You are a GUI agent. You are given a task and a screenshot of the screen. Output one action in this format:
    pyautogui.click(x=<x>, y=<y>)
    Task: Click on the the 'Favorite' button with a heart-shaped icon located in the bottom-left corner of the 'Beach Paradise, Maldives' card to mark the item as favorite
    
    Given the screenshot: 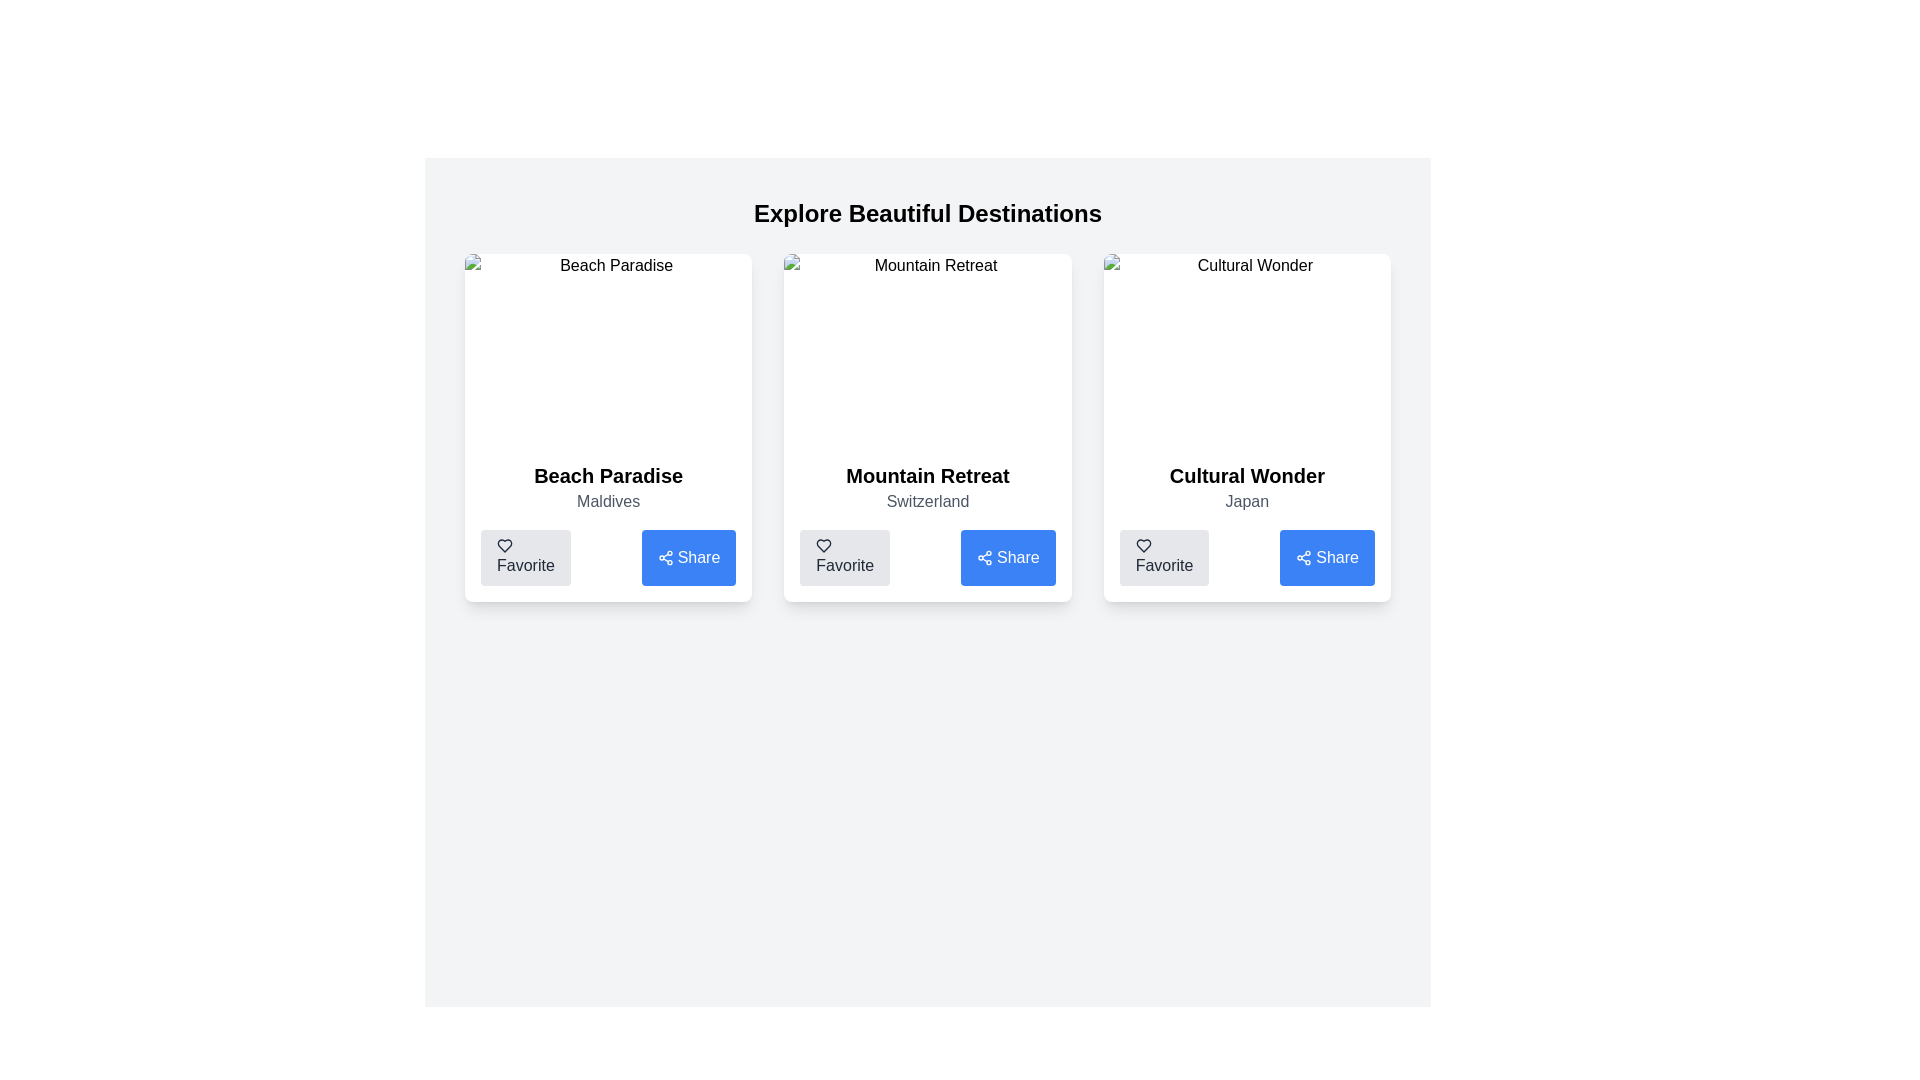 What is the action you would take?
    pyautogui.click(x=525, y=558)
    